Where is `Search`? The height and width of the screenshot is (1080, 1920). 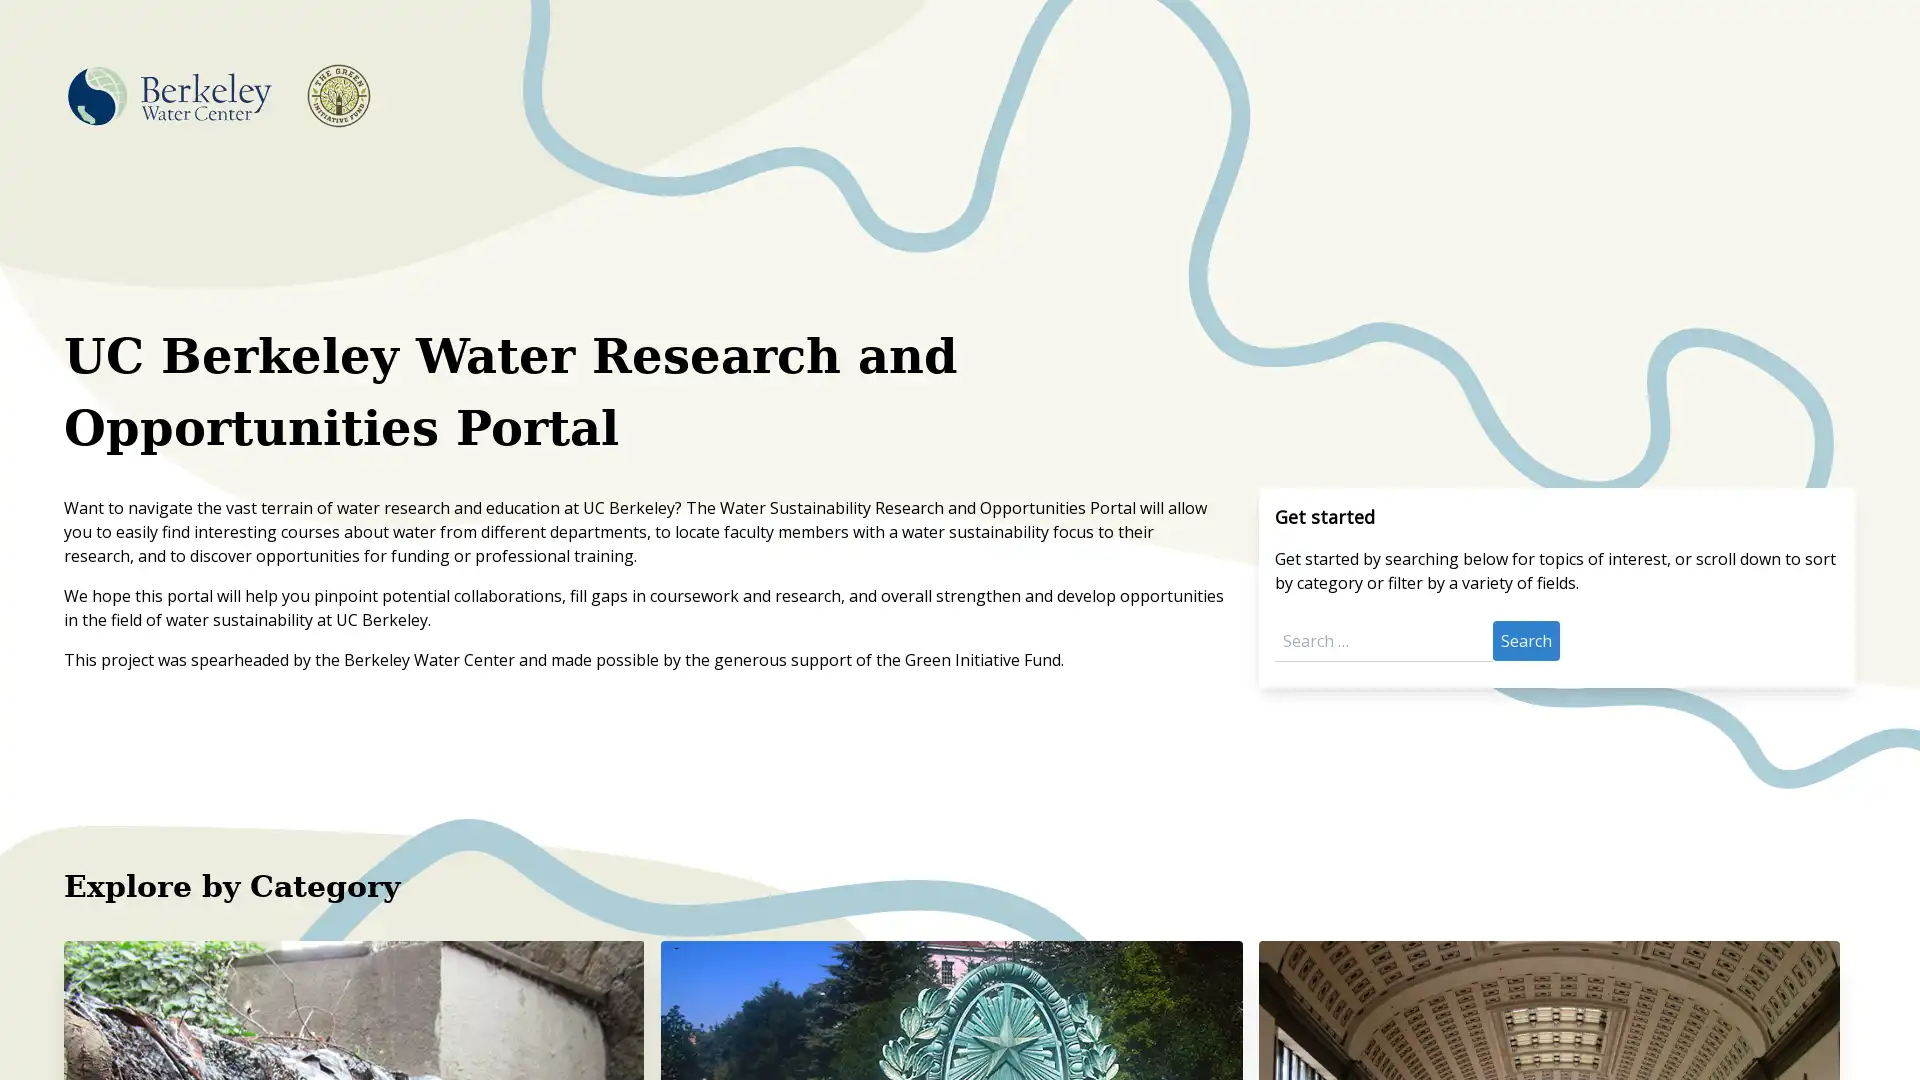 Search is located at coordinates (1524, 640).